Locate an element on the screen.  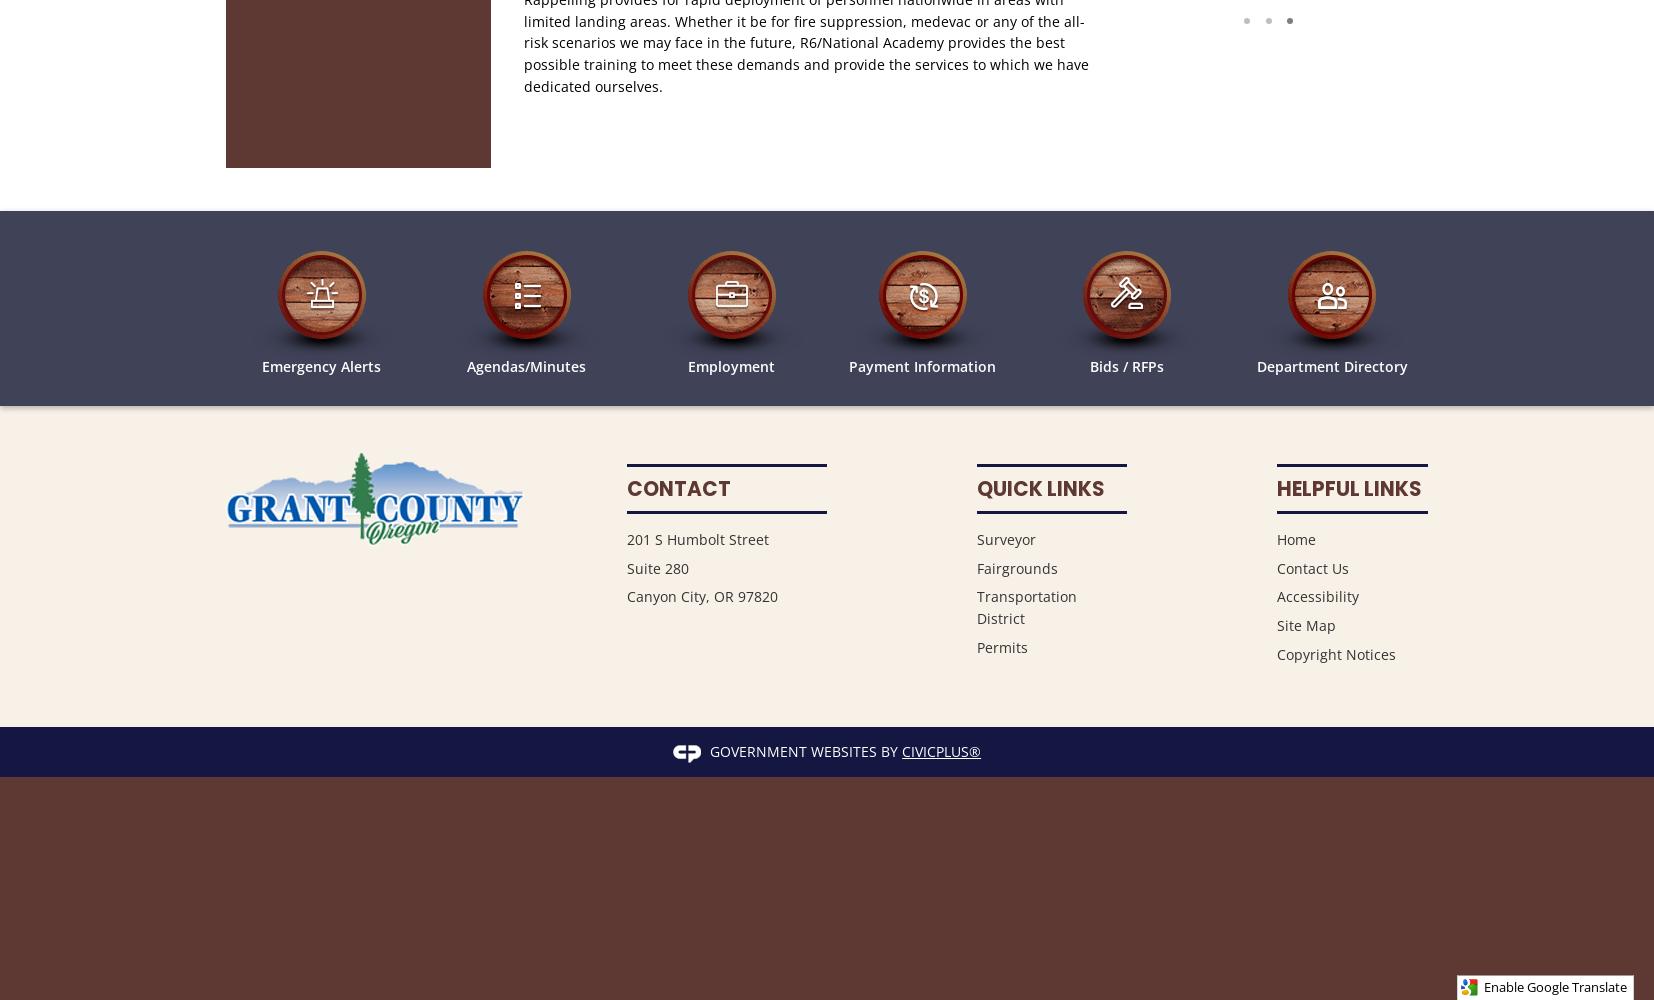
'Surveyor' is located at coordinates (976, 538).